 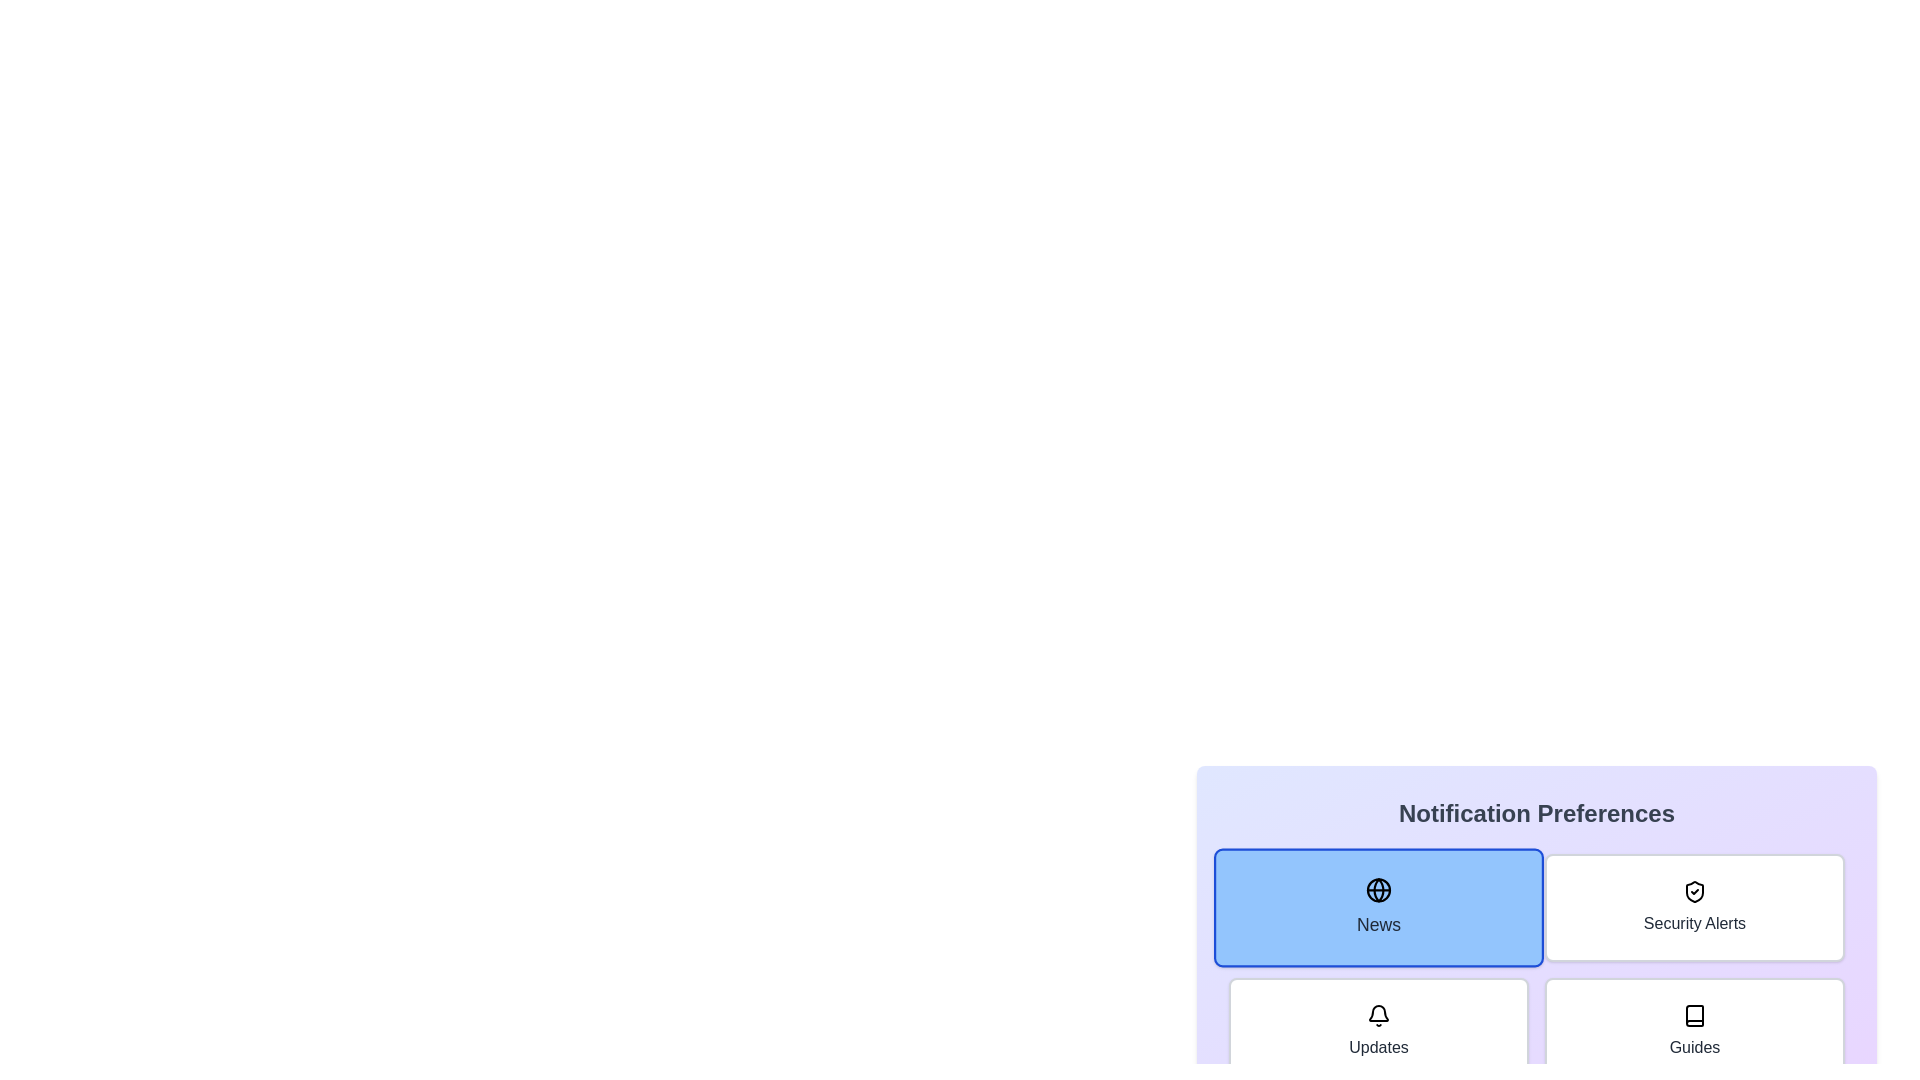 I want to click on the 'Guides' notification preference button to toggle its state, so click(x=1693, y=1032).